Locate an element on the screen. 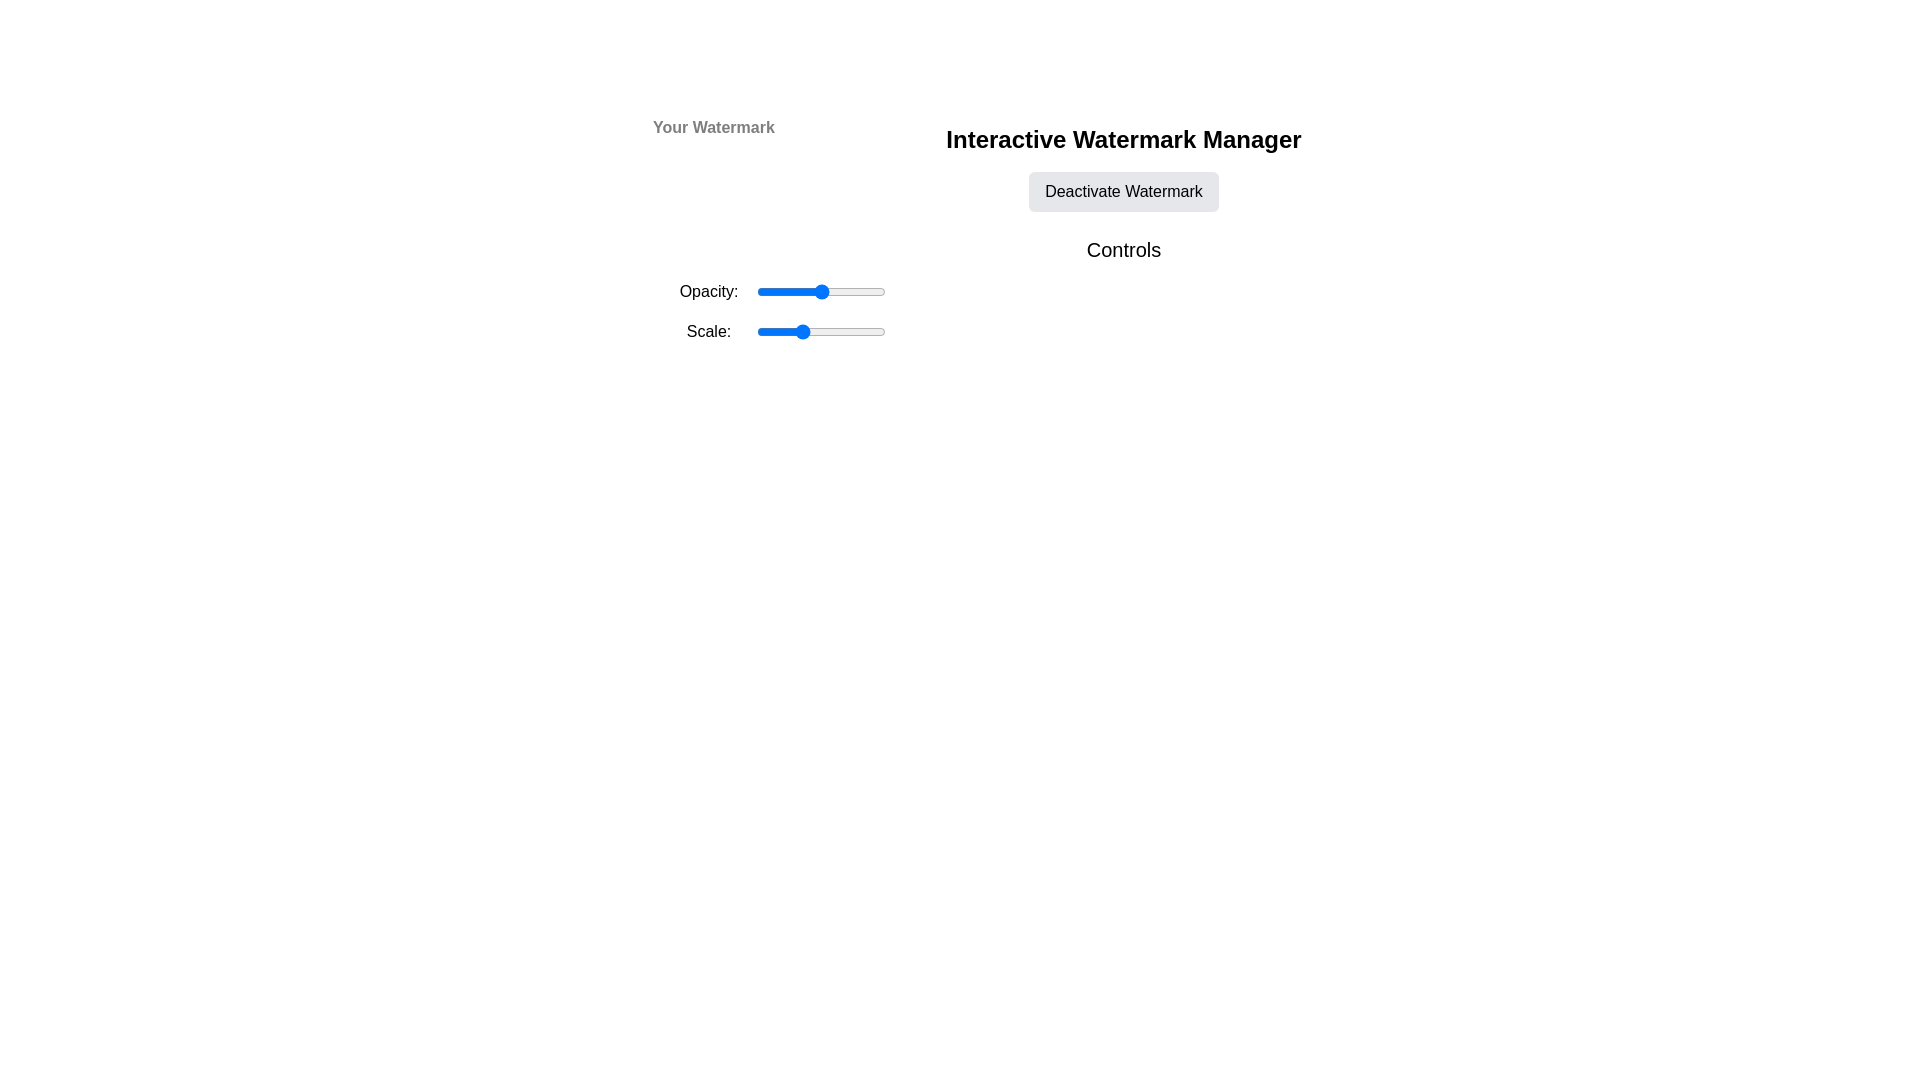 This screenshot has height=1080, width=1920. the static label indicating the purpose of the interface section related to managing watermarks, positioned above the 'Deactivate Watermark' button is located at coordinates (1123, 138).